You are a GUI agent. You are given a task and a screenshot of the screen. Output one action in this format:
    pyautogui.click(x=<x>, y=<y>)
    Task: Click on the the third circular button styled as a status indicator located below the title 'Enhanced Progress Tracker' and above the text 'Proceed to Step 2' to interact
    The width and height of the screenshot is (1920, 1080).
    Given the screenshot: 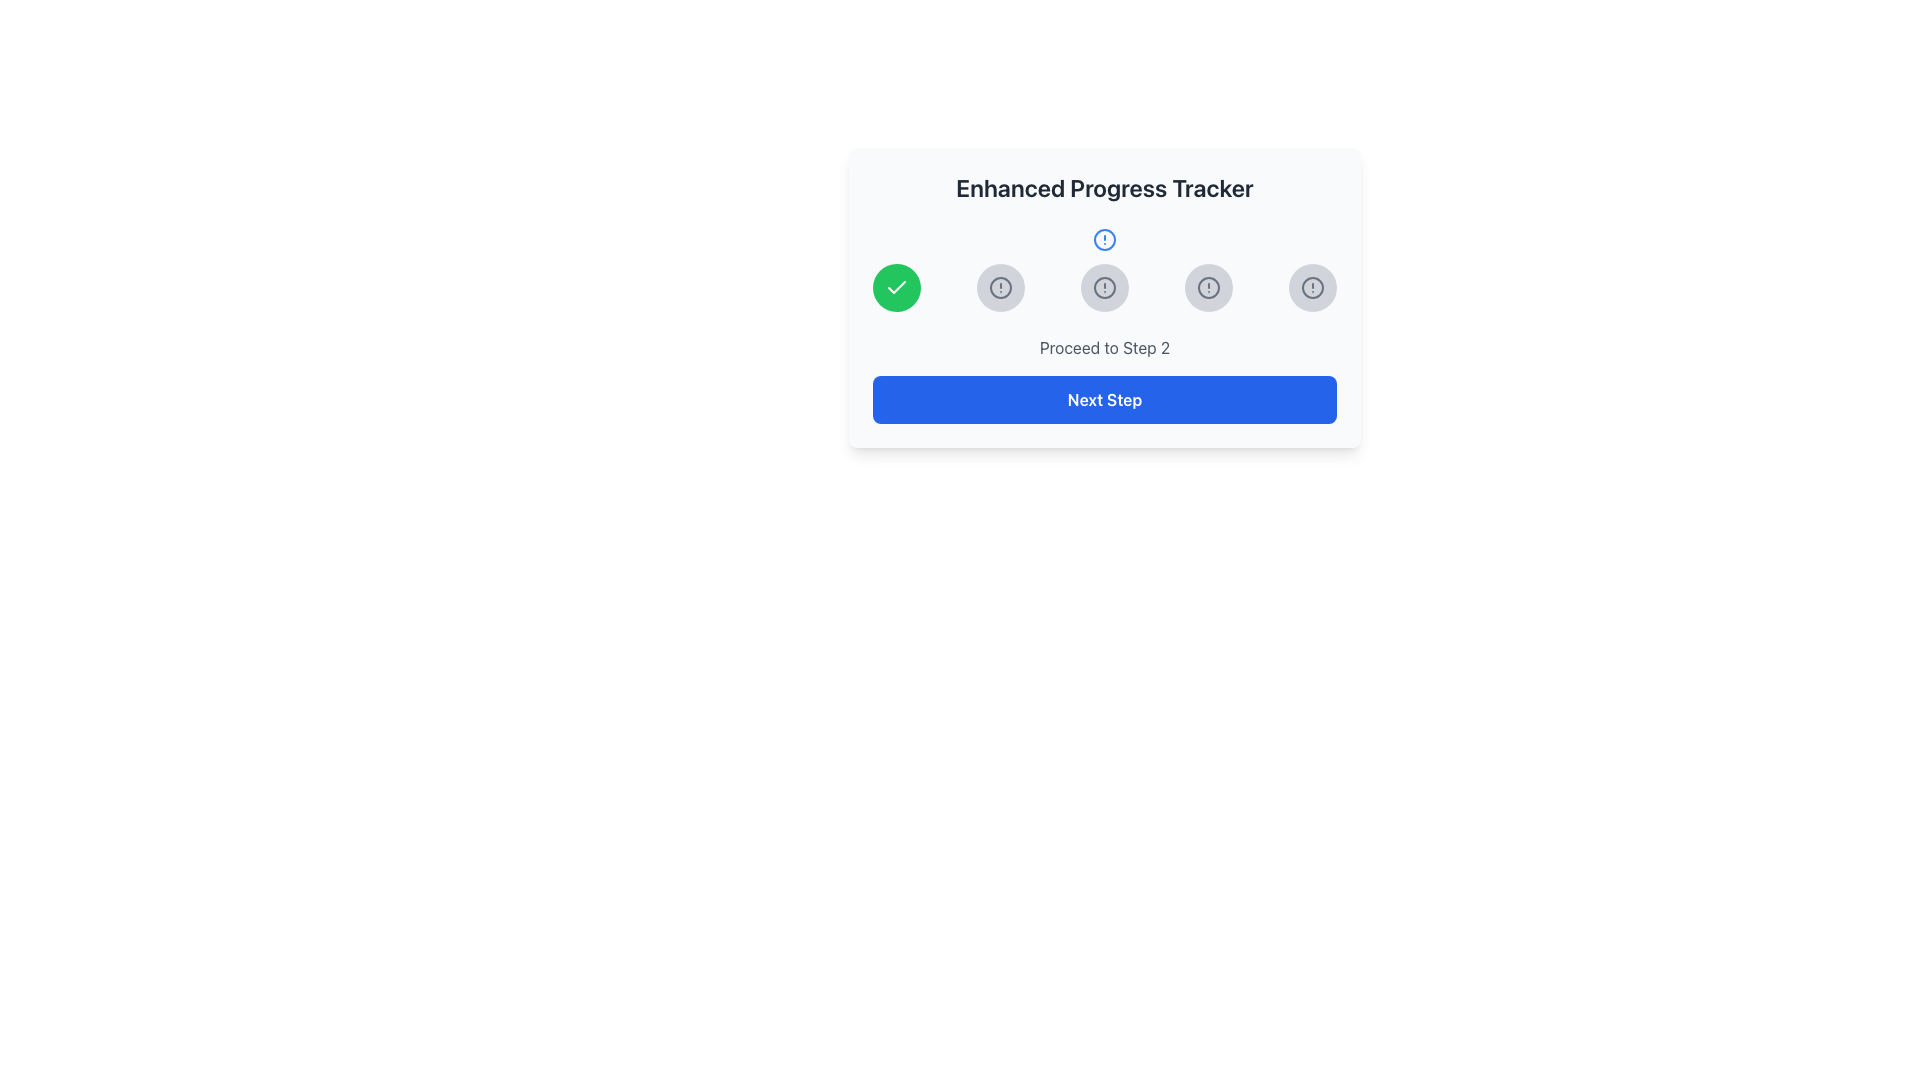 What is the action you would take?
    pyautogui.click(x=1103, y=288)
    